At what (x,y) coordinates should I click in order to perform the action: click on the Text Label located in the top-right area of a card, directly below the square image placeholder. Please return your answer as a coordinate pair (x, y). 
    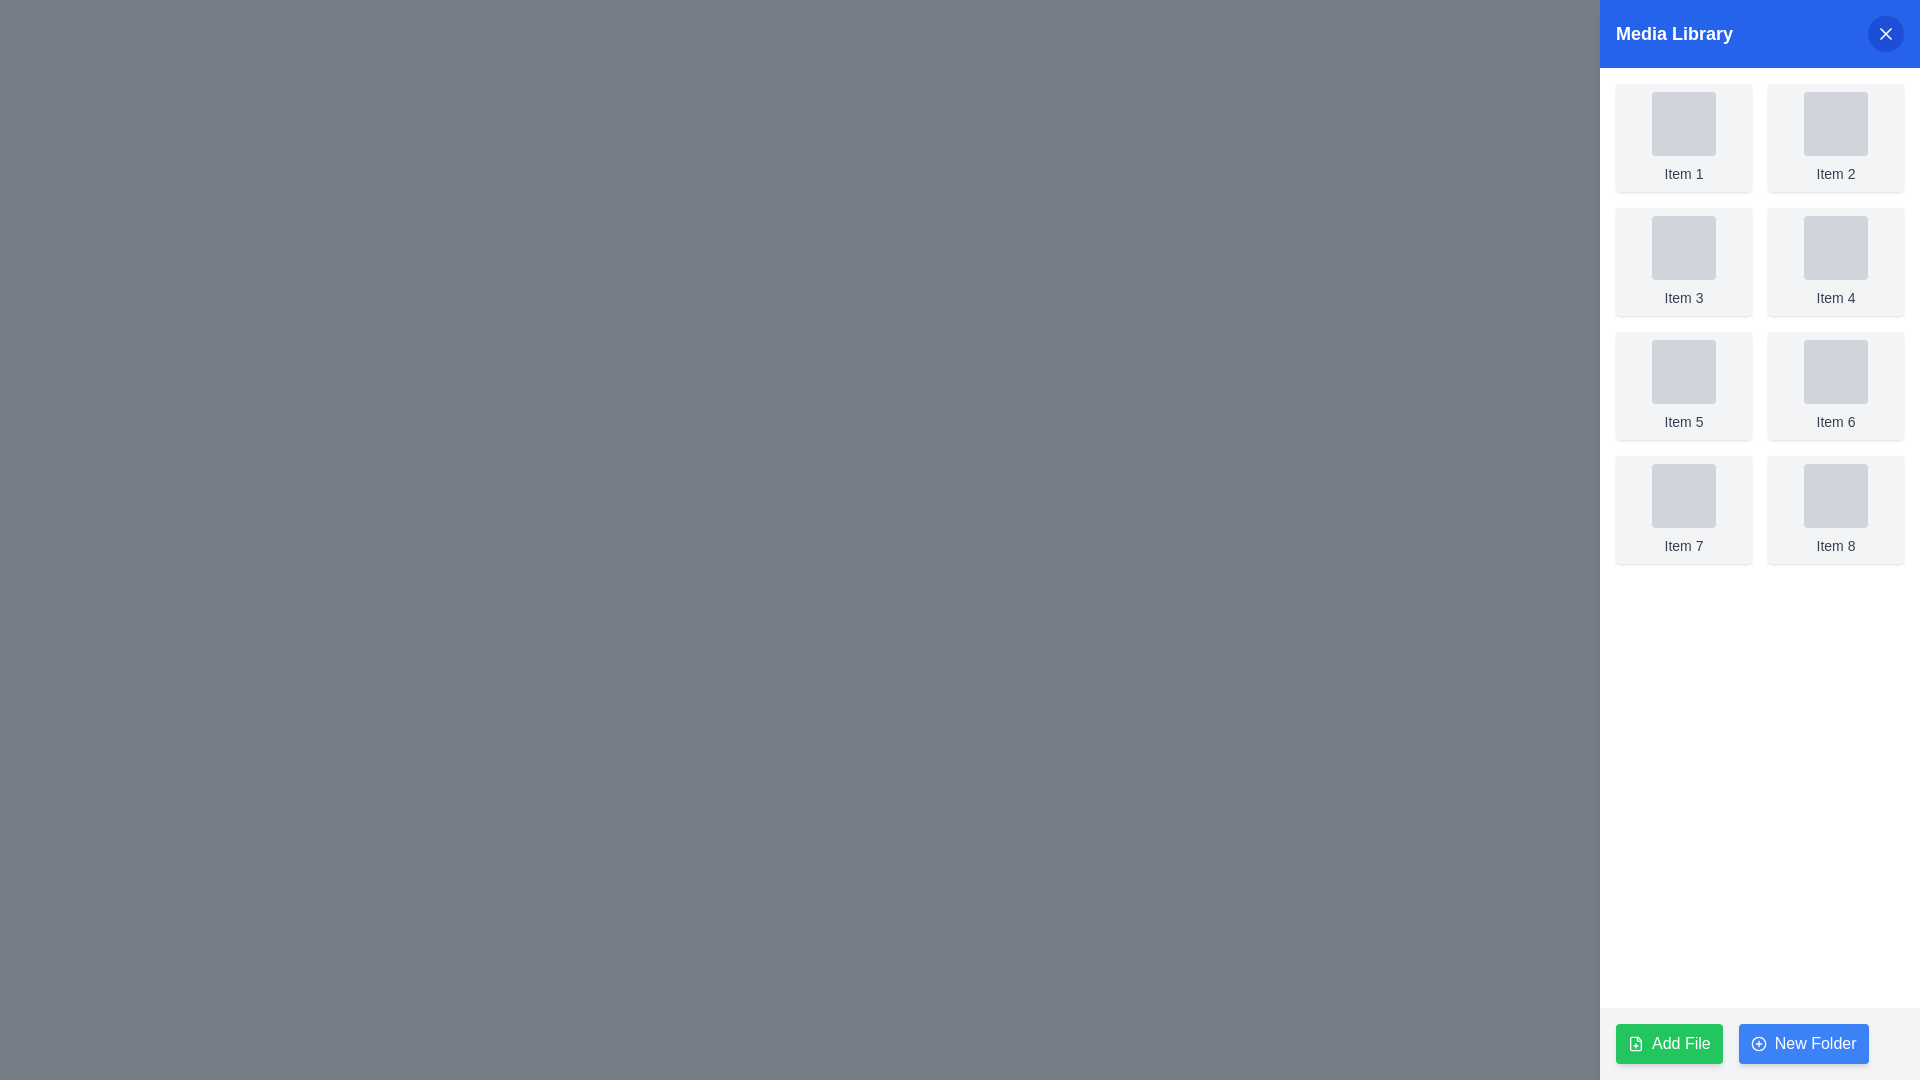
    Looking at the image, I should click on (1683, 297).